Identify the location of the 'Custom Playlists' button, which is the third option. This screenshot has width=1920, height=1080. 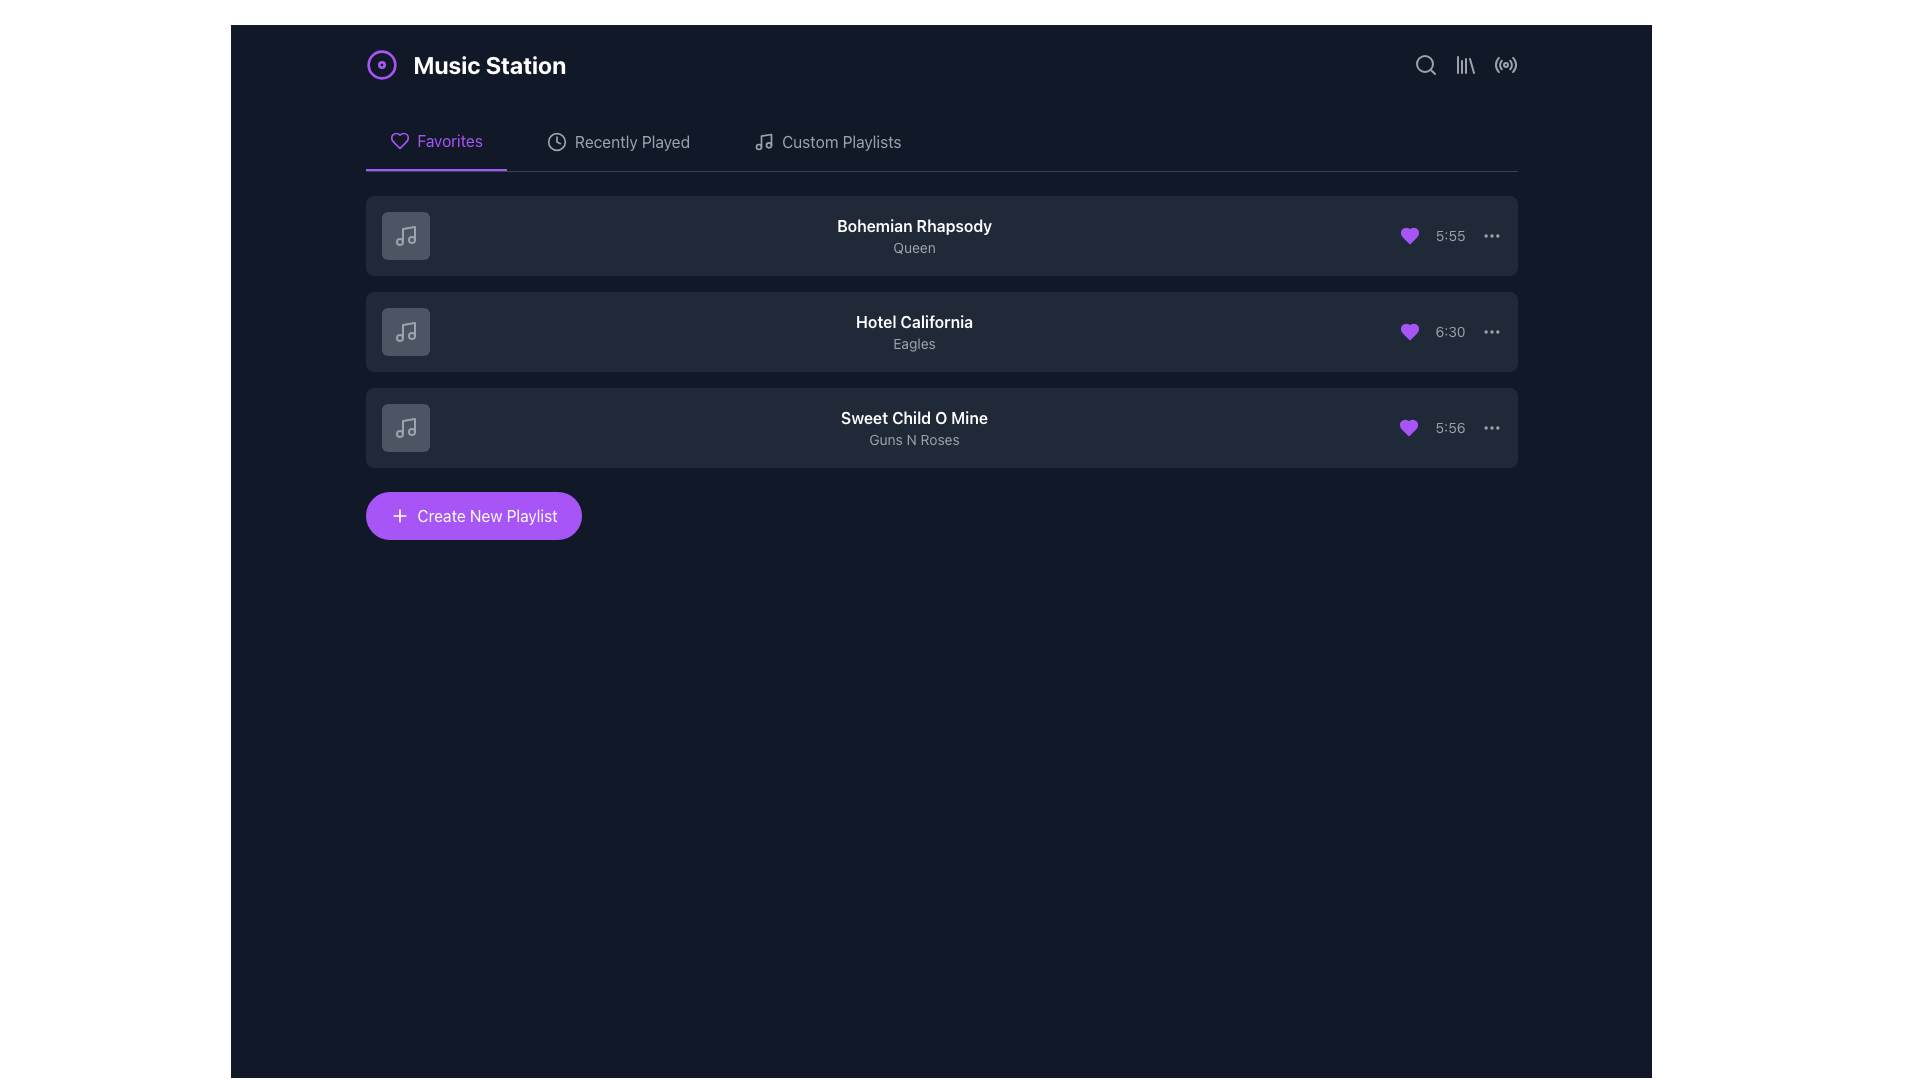
(827, 141).